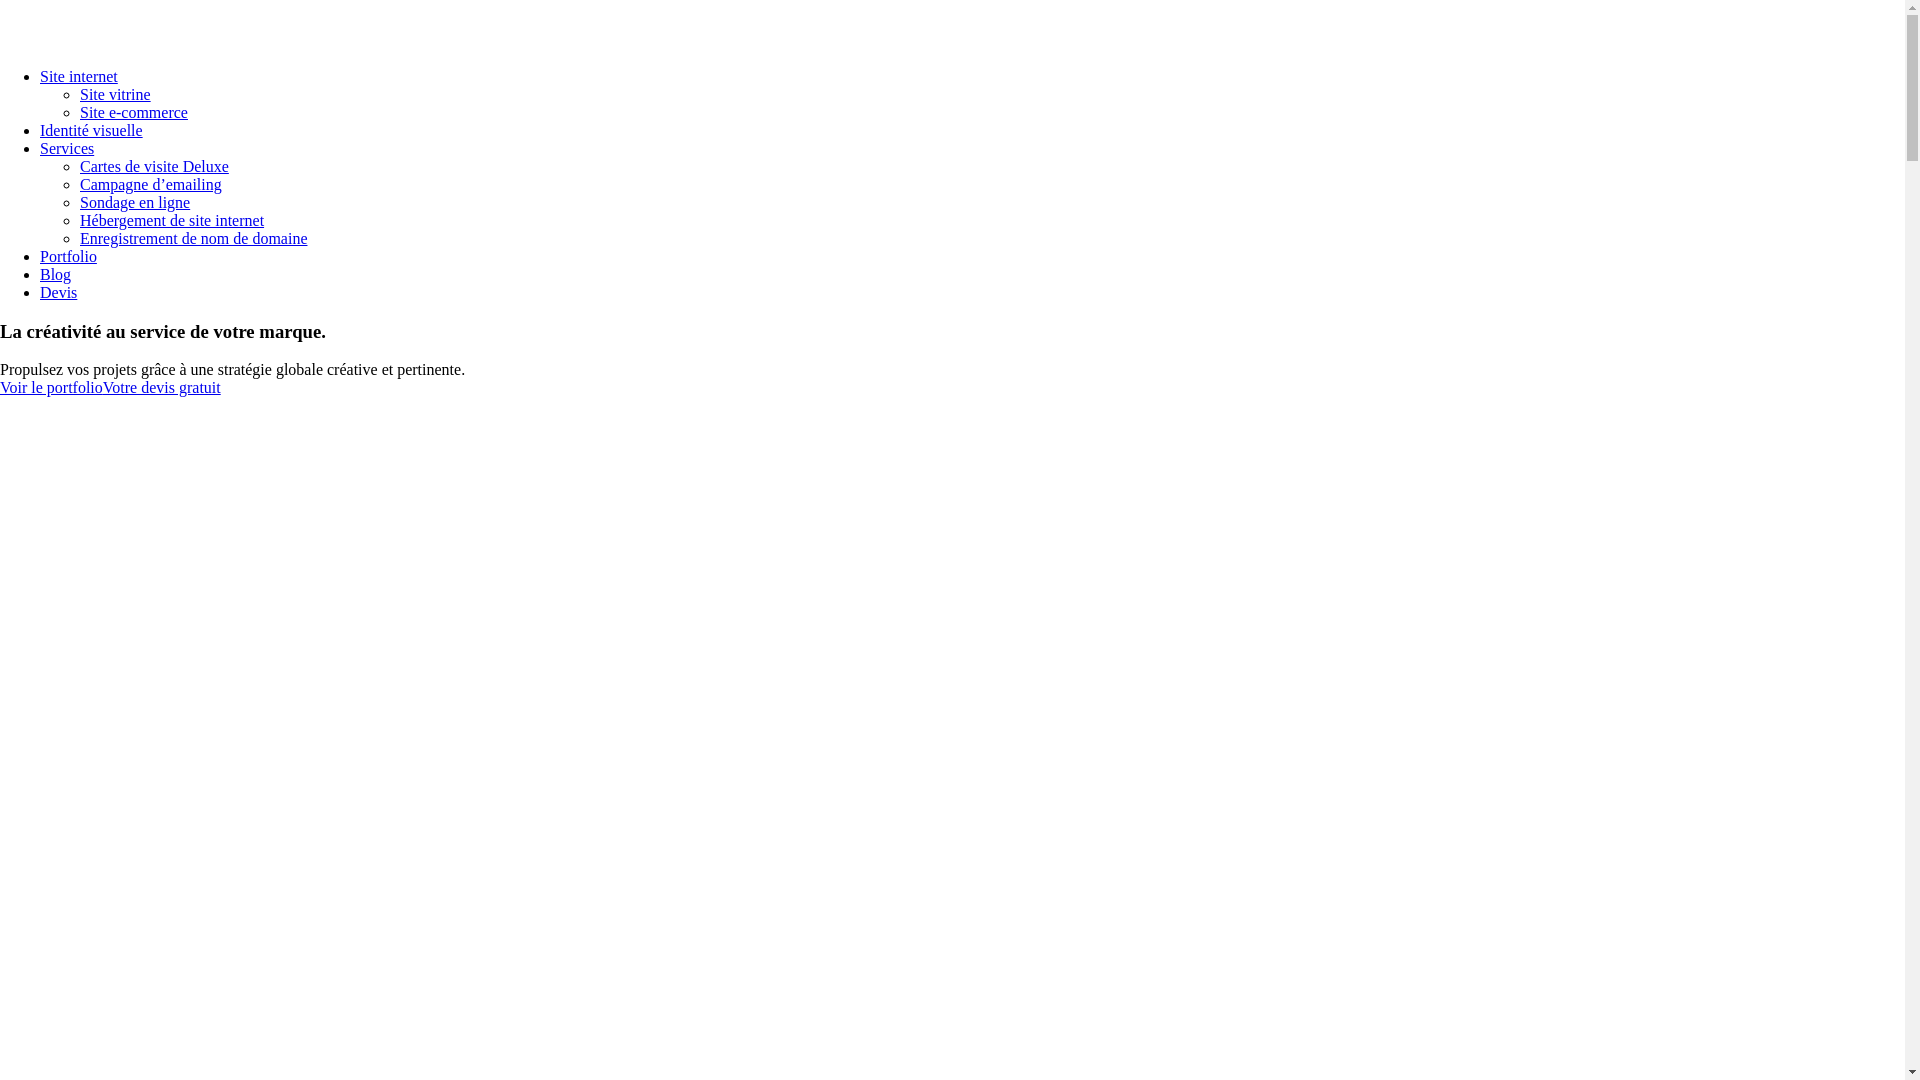 The image size is (1920, 1080). What do you see at coordinates (67, 147) in the screenshot?
I see `'Services'` at bounding box center [67, 147].